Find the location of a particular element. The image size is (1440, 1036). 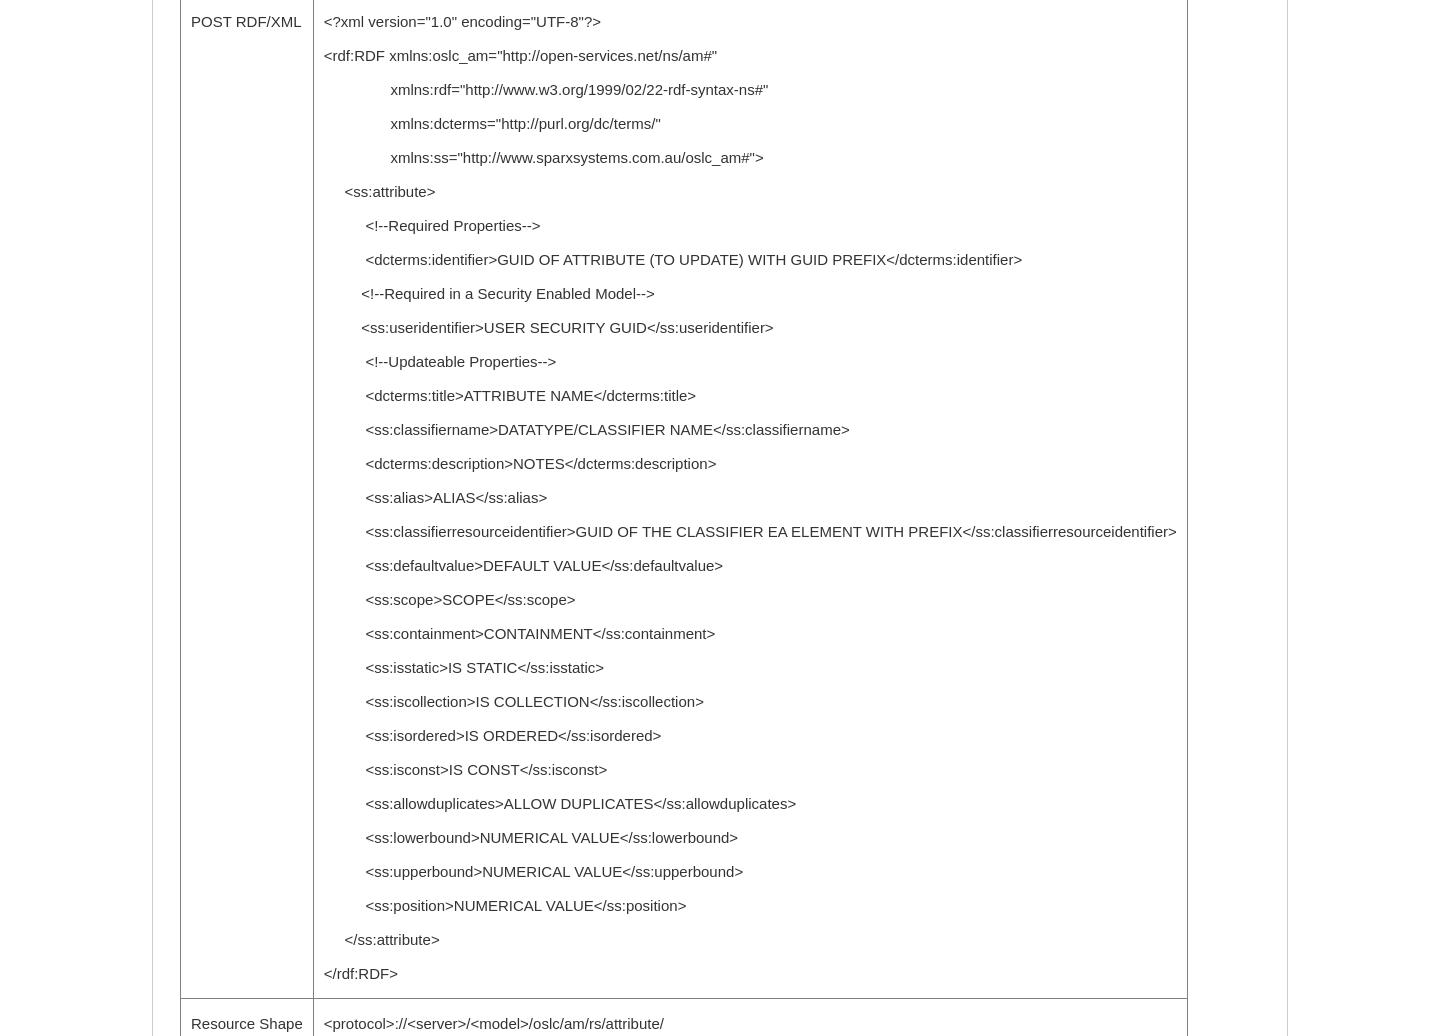

'<ss:scope>SCOPE</ss:scope>' is located at coordinates (322, 599).